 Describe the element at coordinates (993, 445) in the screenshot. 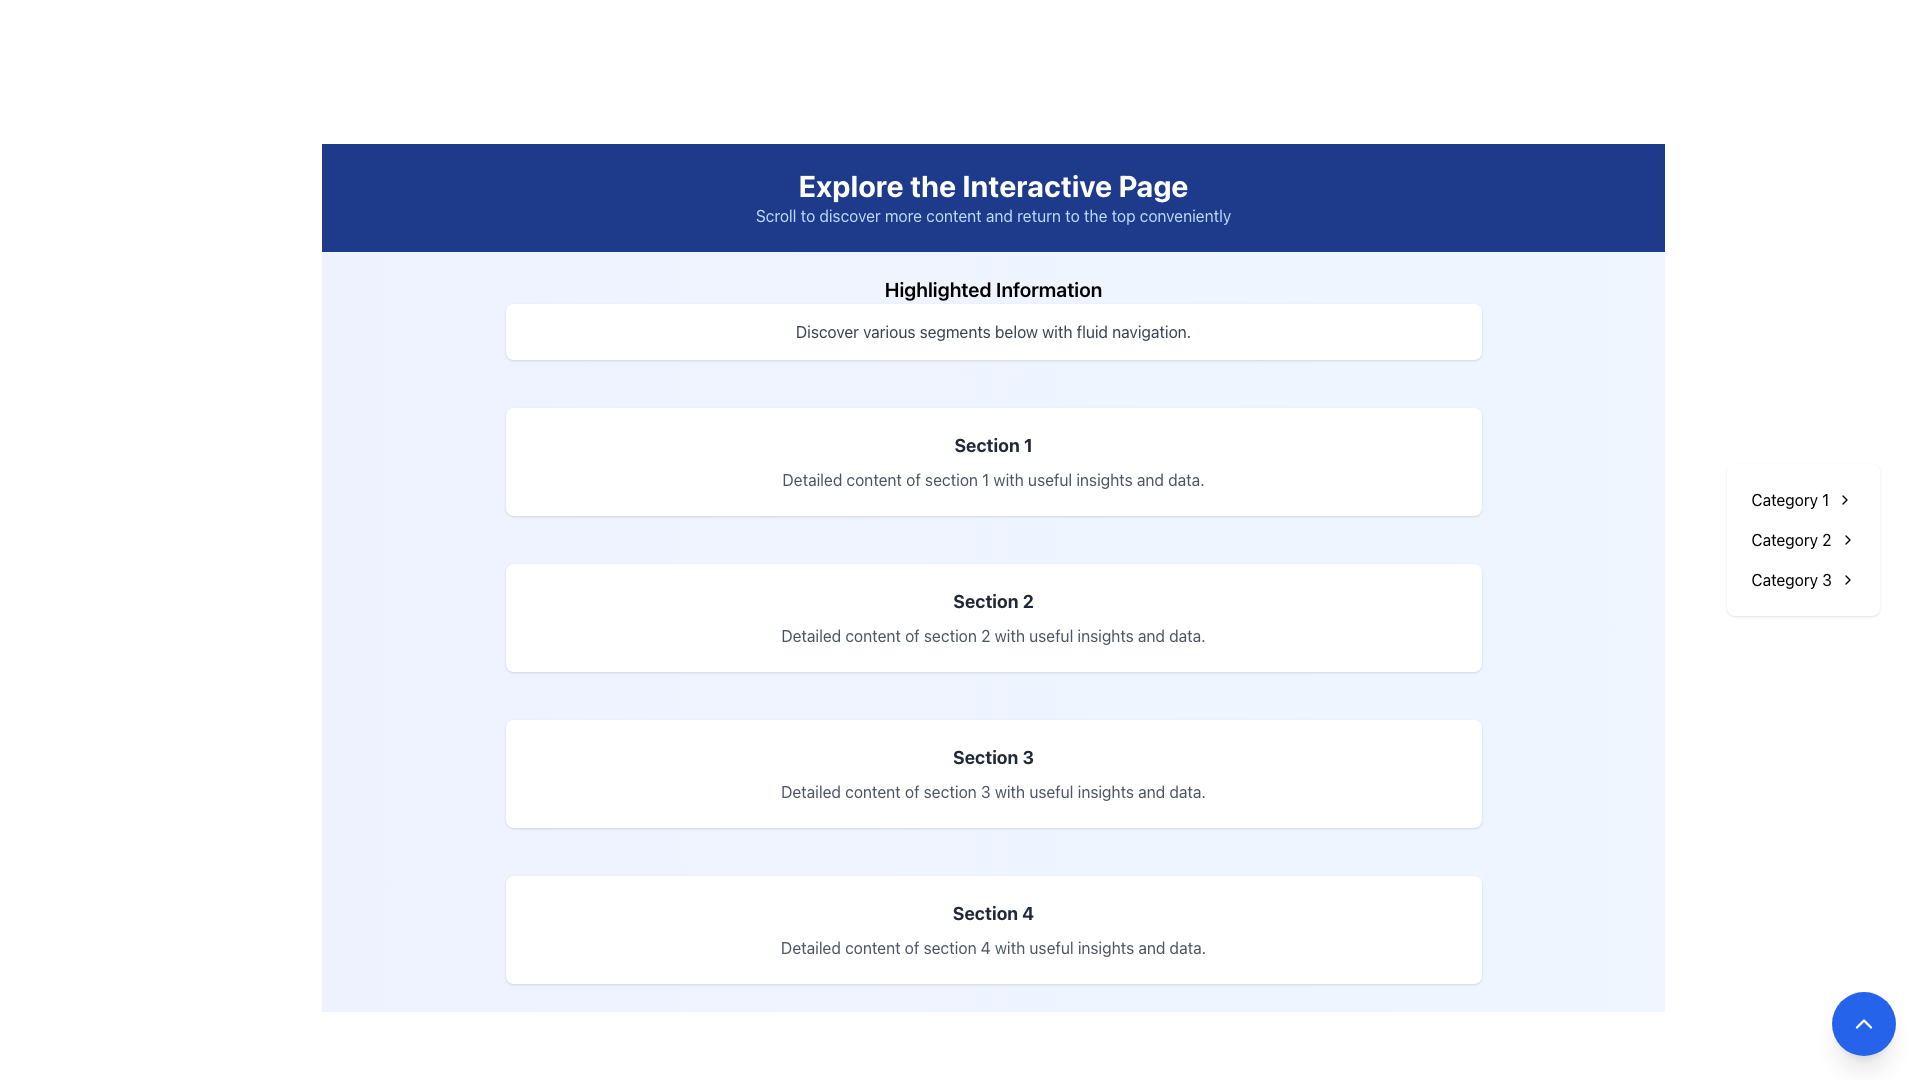

I see `bolded text label displaying 'Section 1.' which stands out due to its larger font size and darker color, located within the first white box of a vertically-aligned list near the center of the interface` at that location.